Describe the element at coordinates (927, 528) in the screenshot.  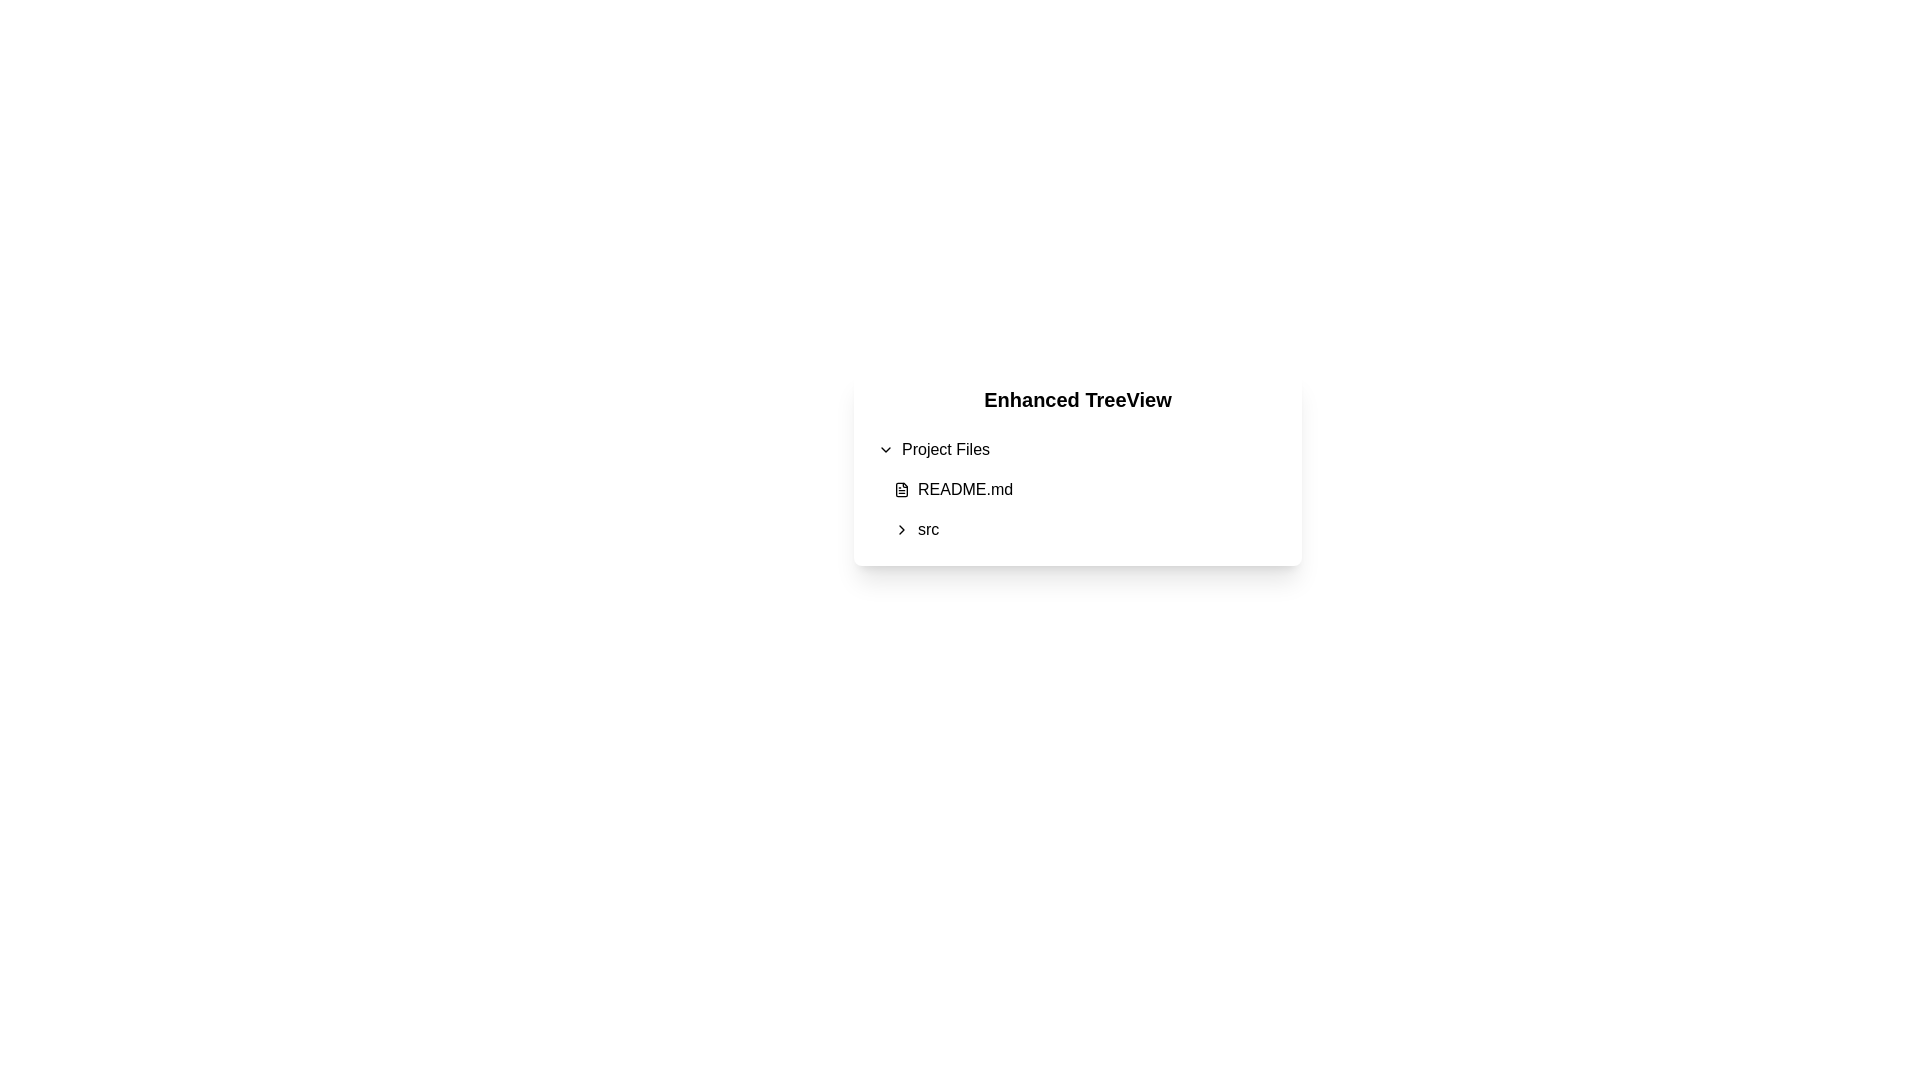
I see `the text label representing the 'src' file or folder` at that location.